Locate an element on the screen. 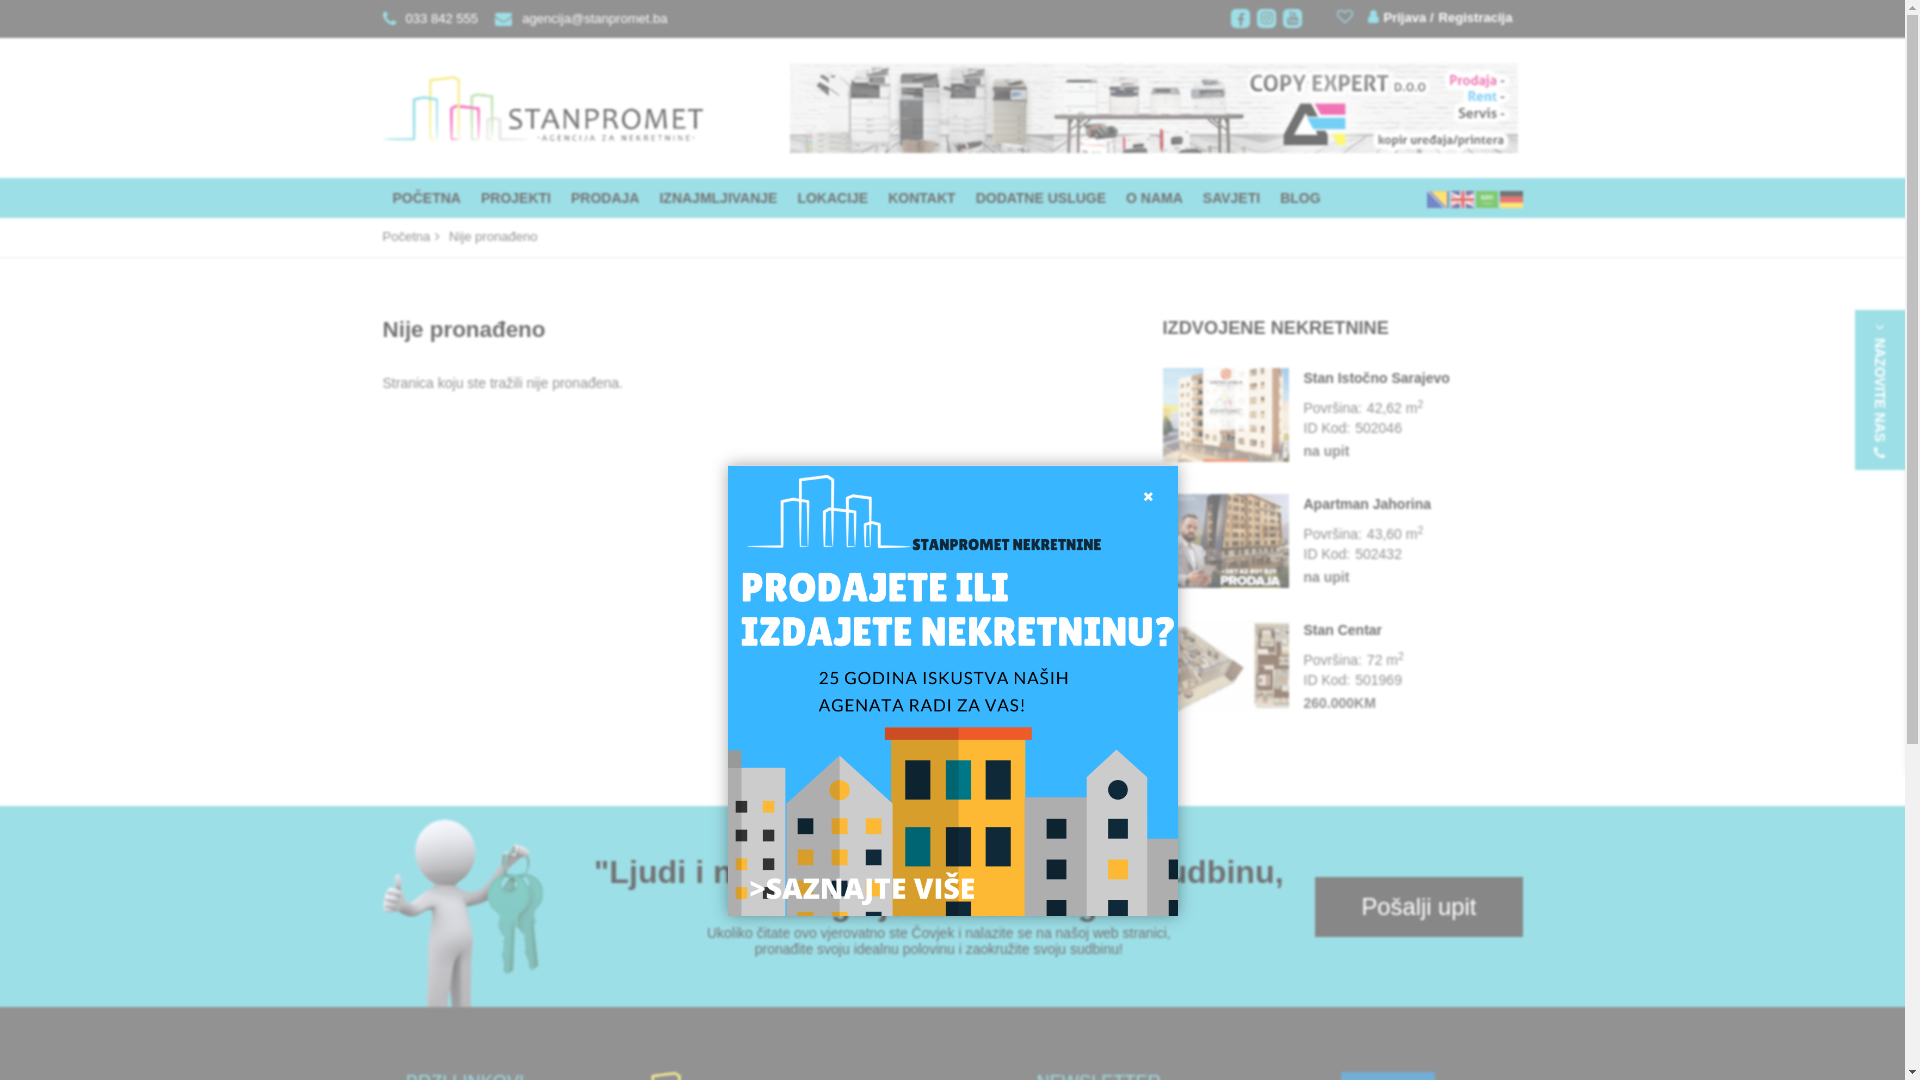 Image resolution: width=1920 pixels, height=1080 pixels. 'IZNAJMLJIVANJE' is located at coordinates (718, 197).